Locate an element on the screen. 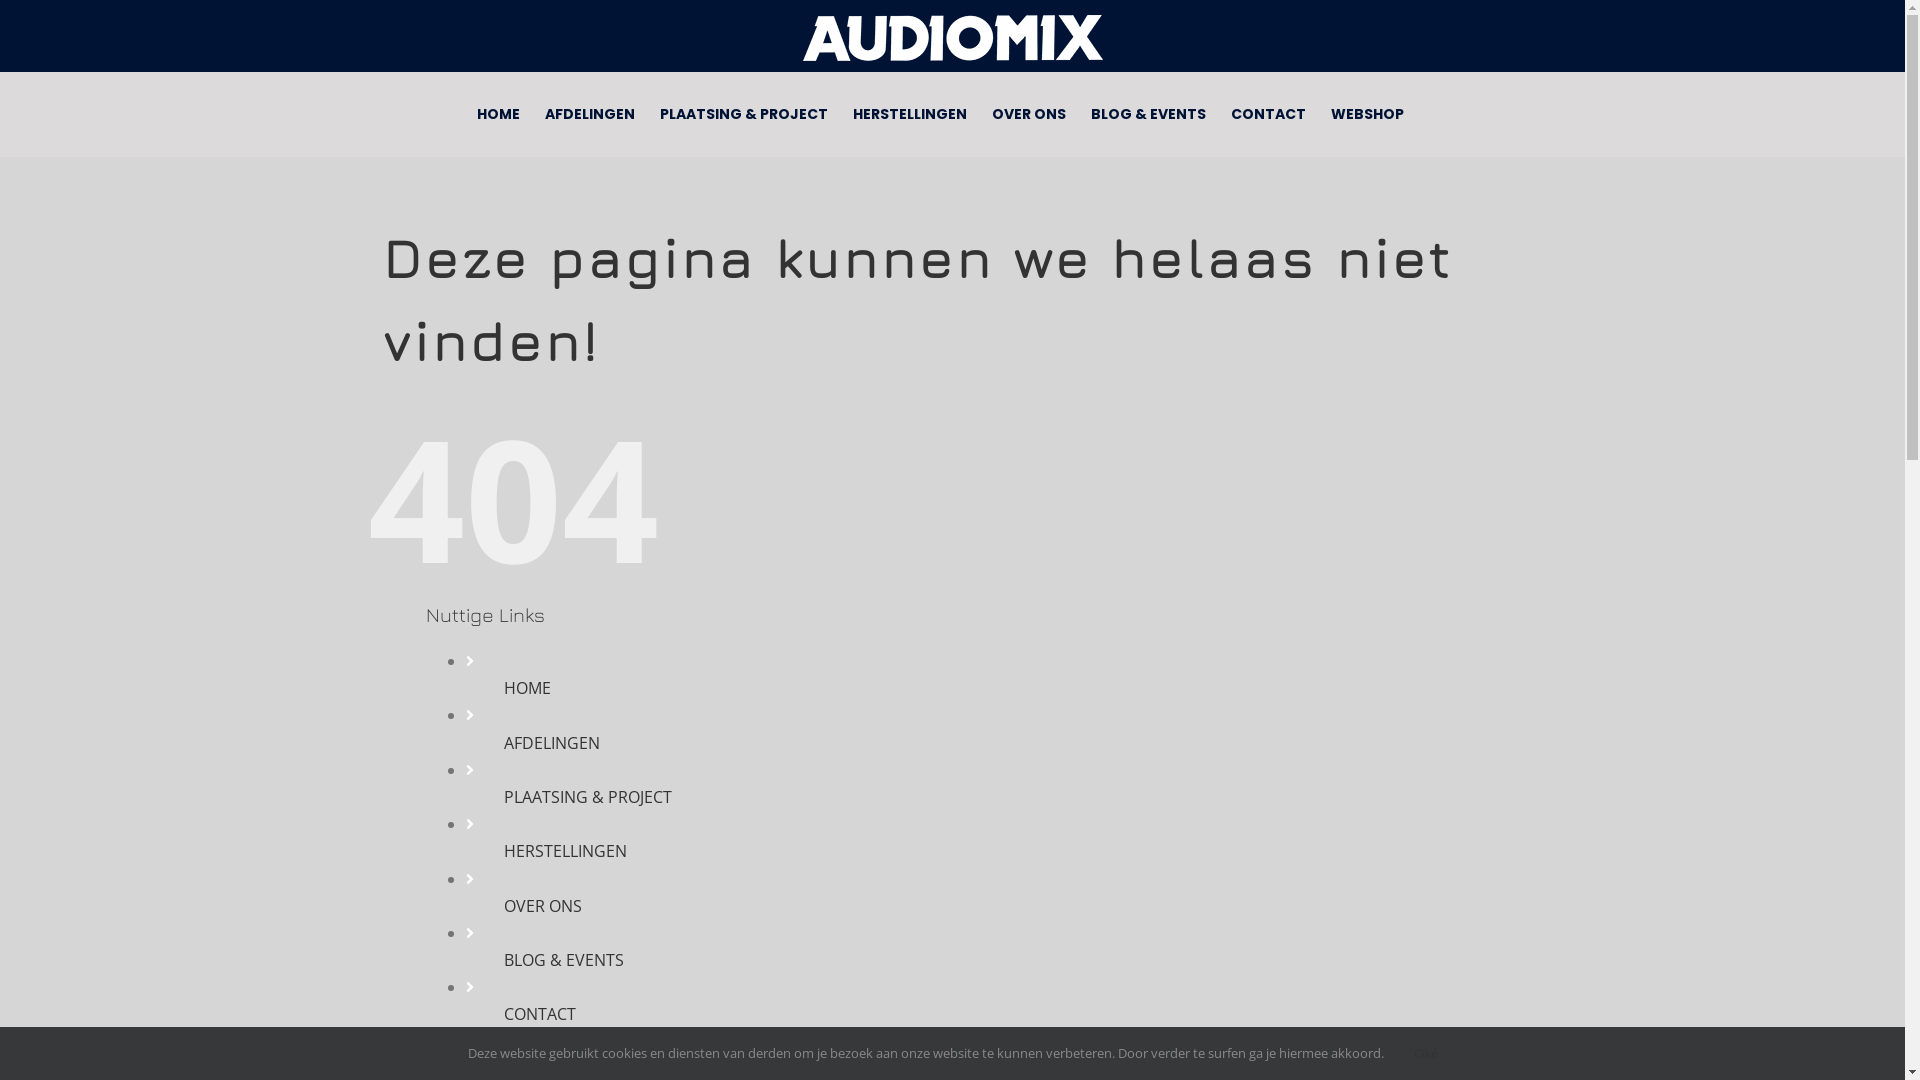 This screenshot has height=1080, width=1920. 'AFDELINGEN' is located at coordinates (552, 743).